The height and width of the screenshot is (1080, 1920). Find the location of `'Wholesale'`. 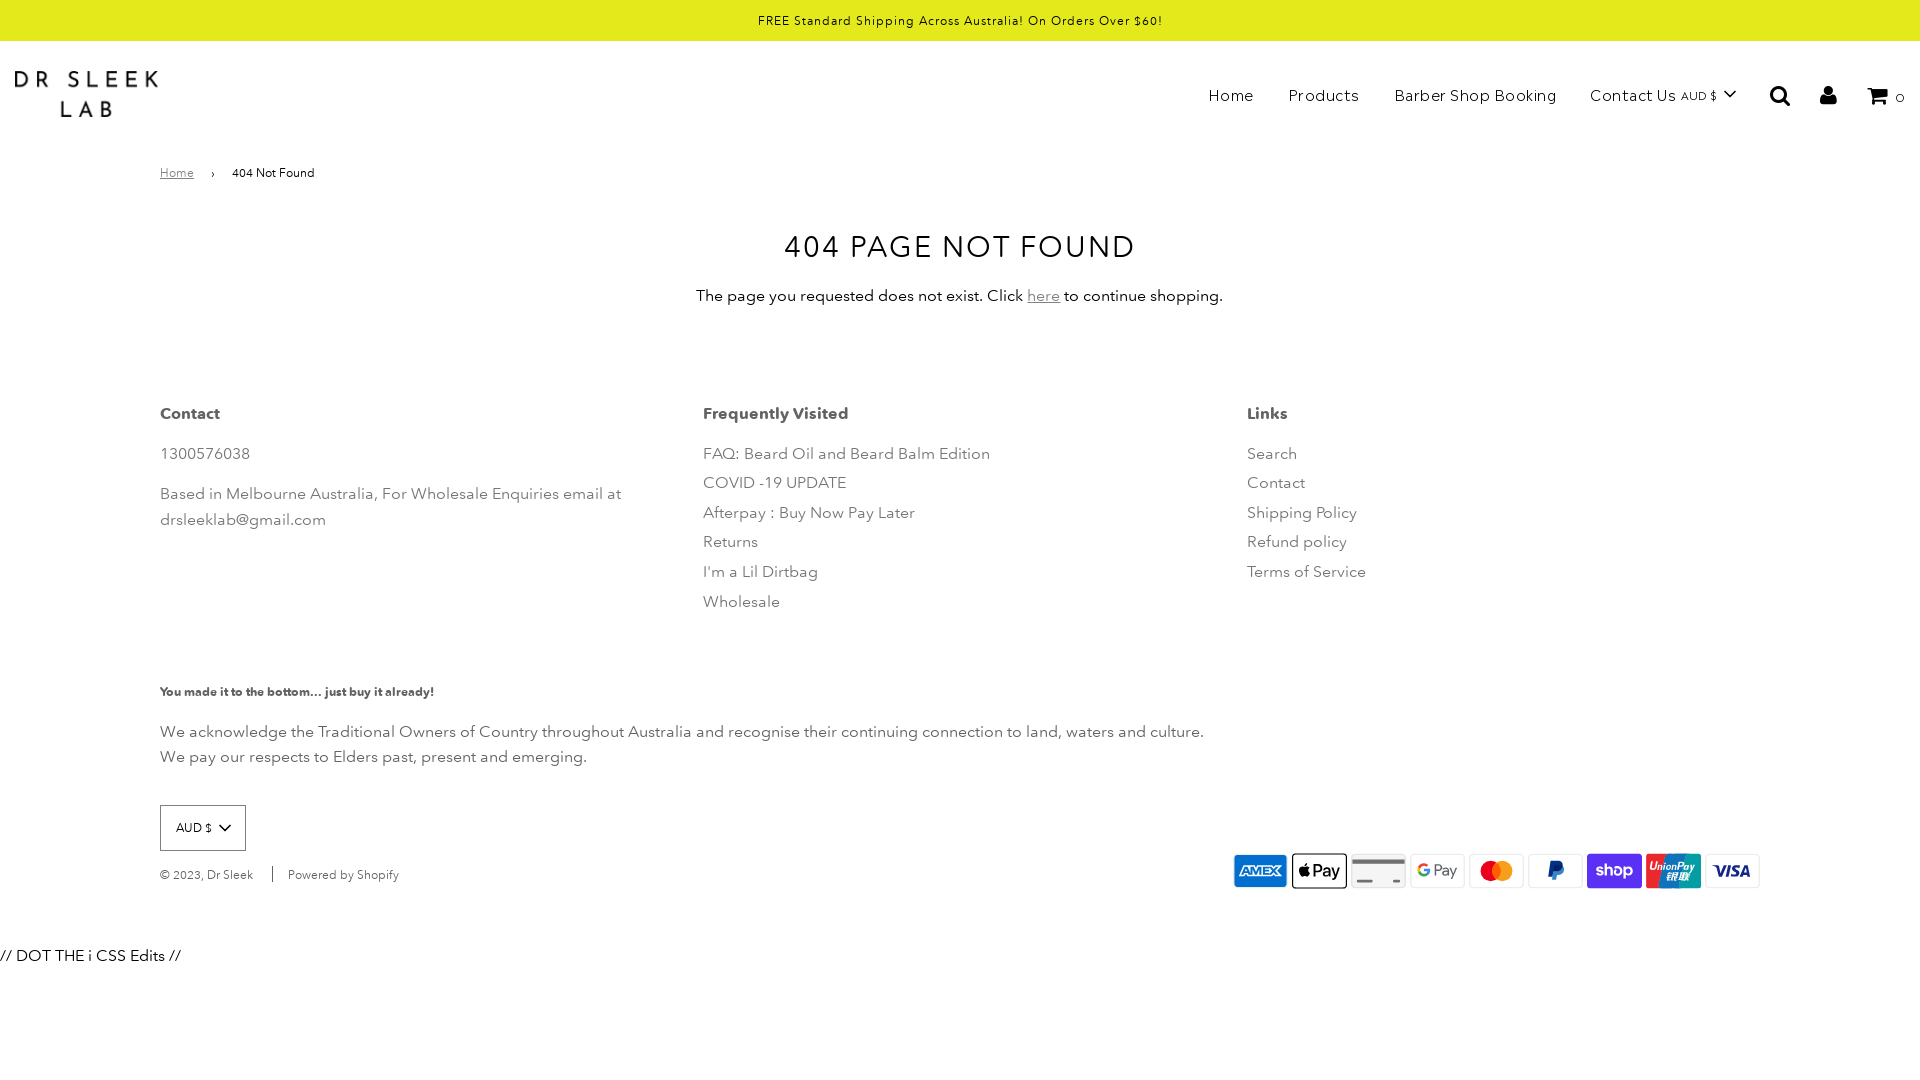

'Wholesale' is located at coordinates (740, 600).